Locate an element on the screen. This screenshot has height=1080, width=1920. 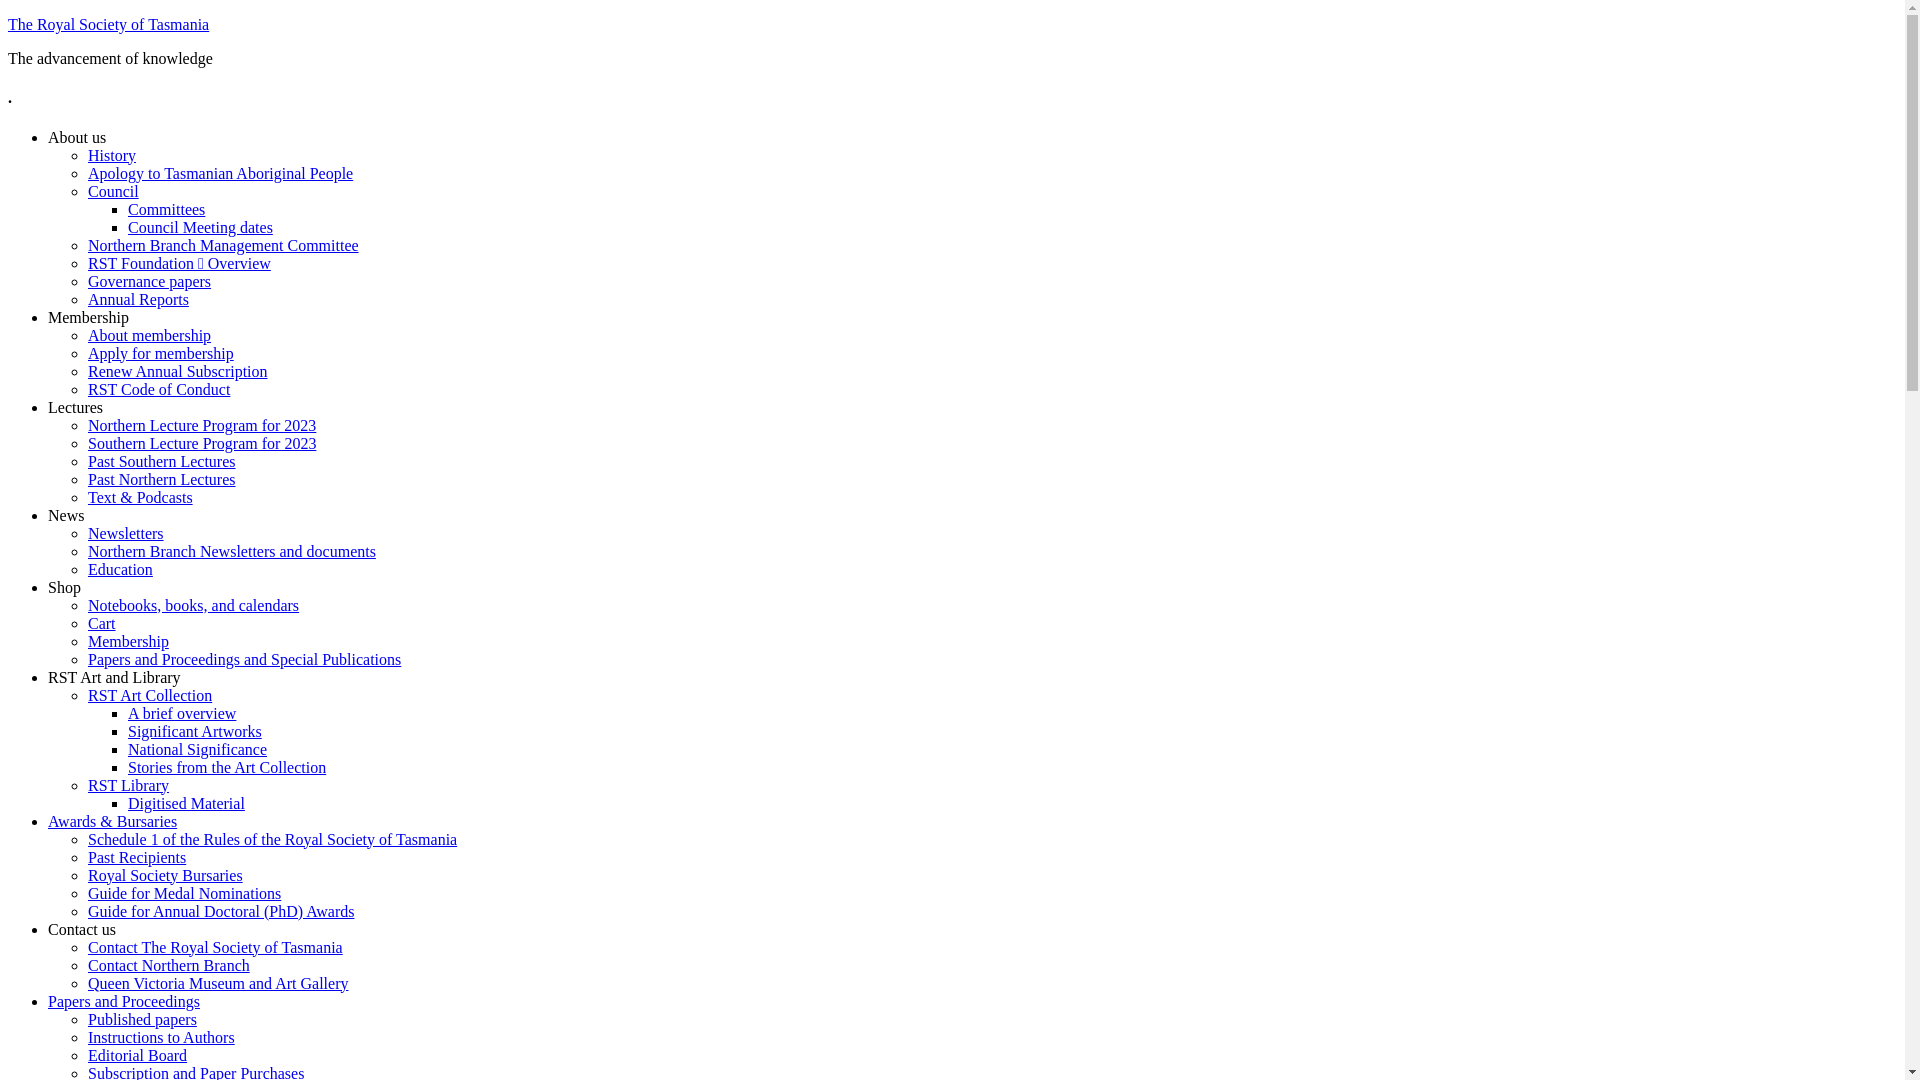
'Significant Artworks' is located at coordinates (195, 731).